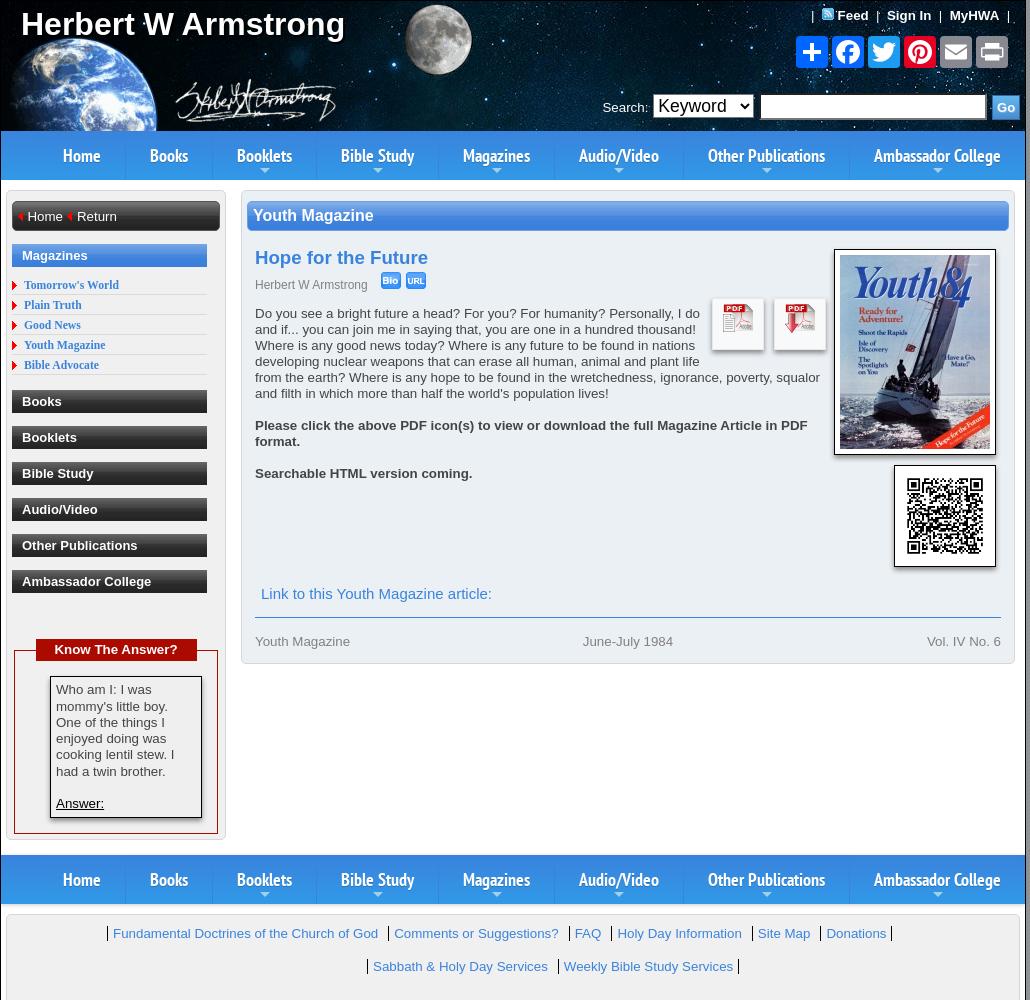 Image resolution: width=1030 pixels, height=1000 pixels. Describe the element at coordinates (458, 965) in the screenshot. I see `'Sabbath & Holy Day Services'` at that location.